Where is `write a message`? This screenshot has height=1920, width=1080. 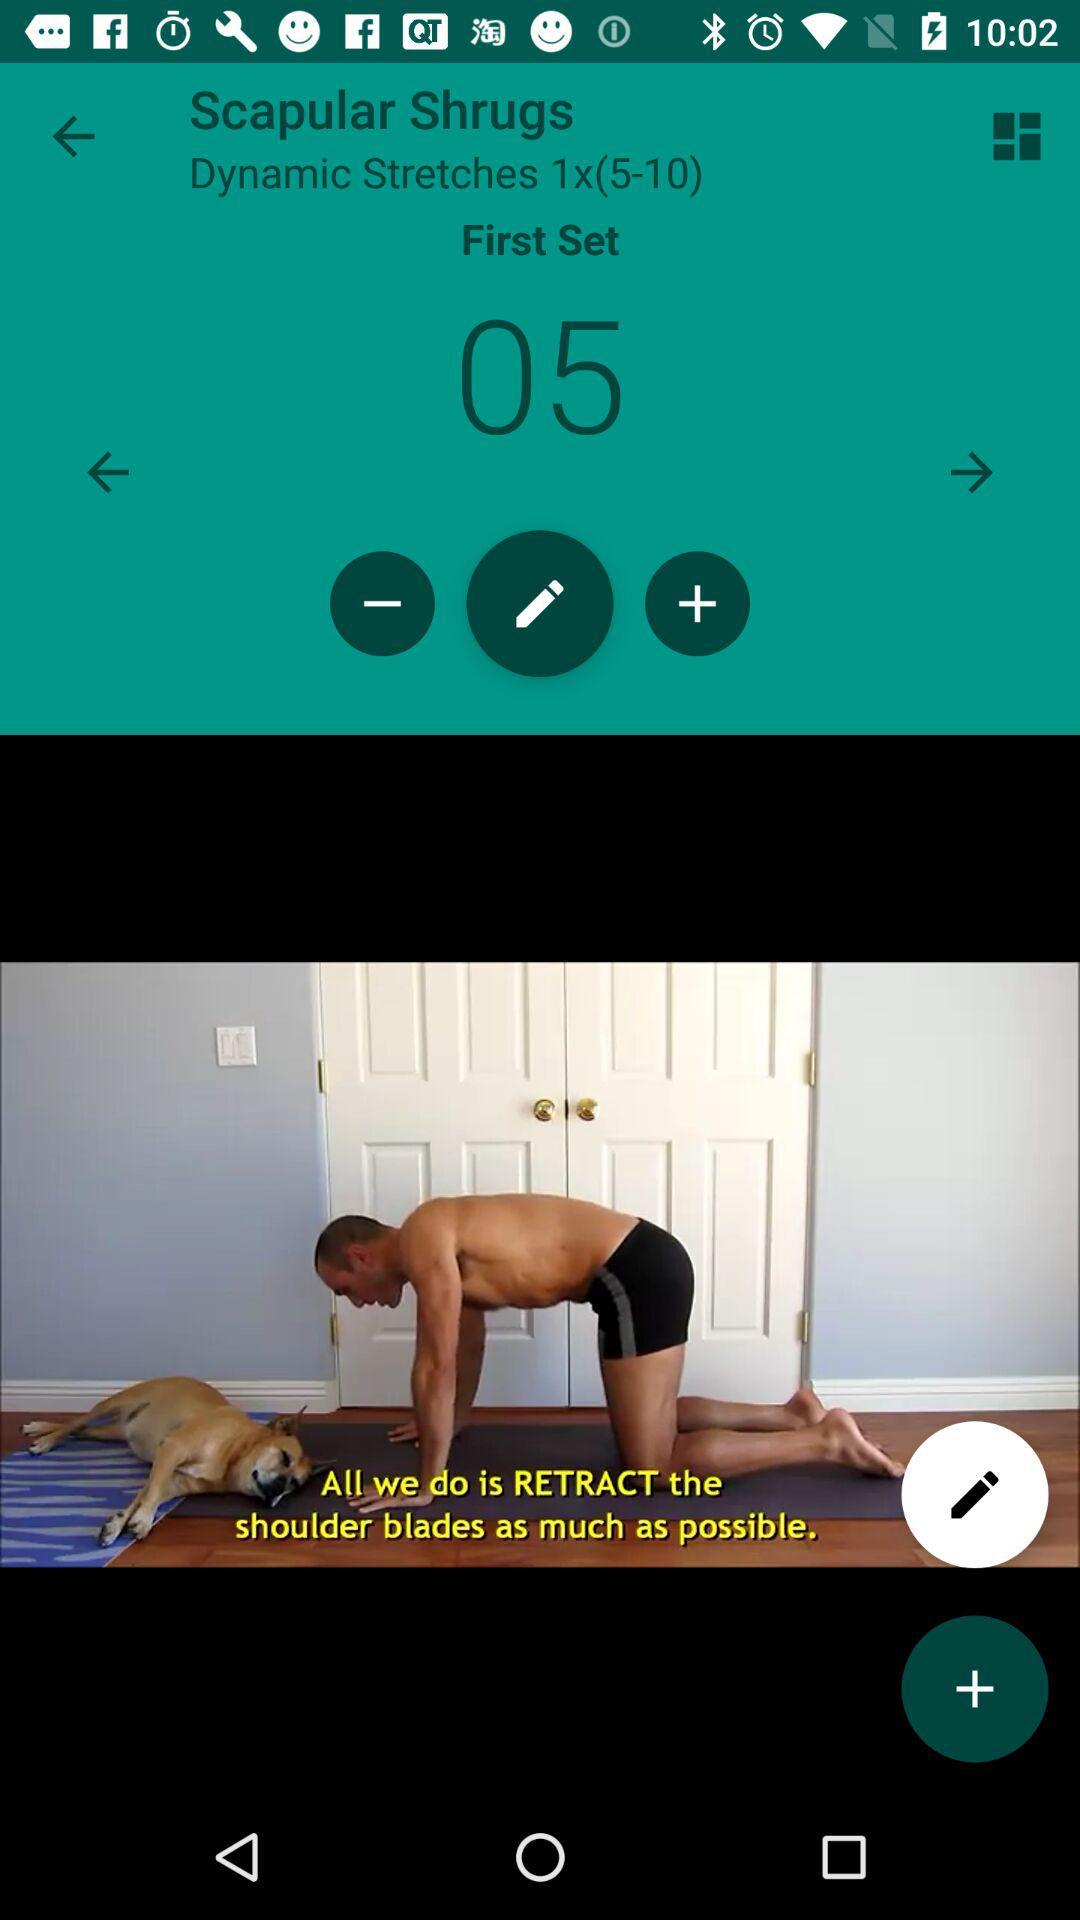 write a message is located at coordinates (974, 1494).